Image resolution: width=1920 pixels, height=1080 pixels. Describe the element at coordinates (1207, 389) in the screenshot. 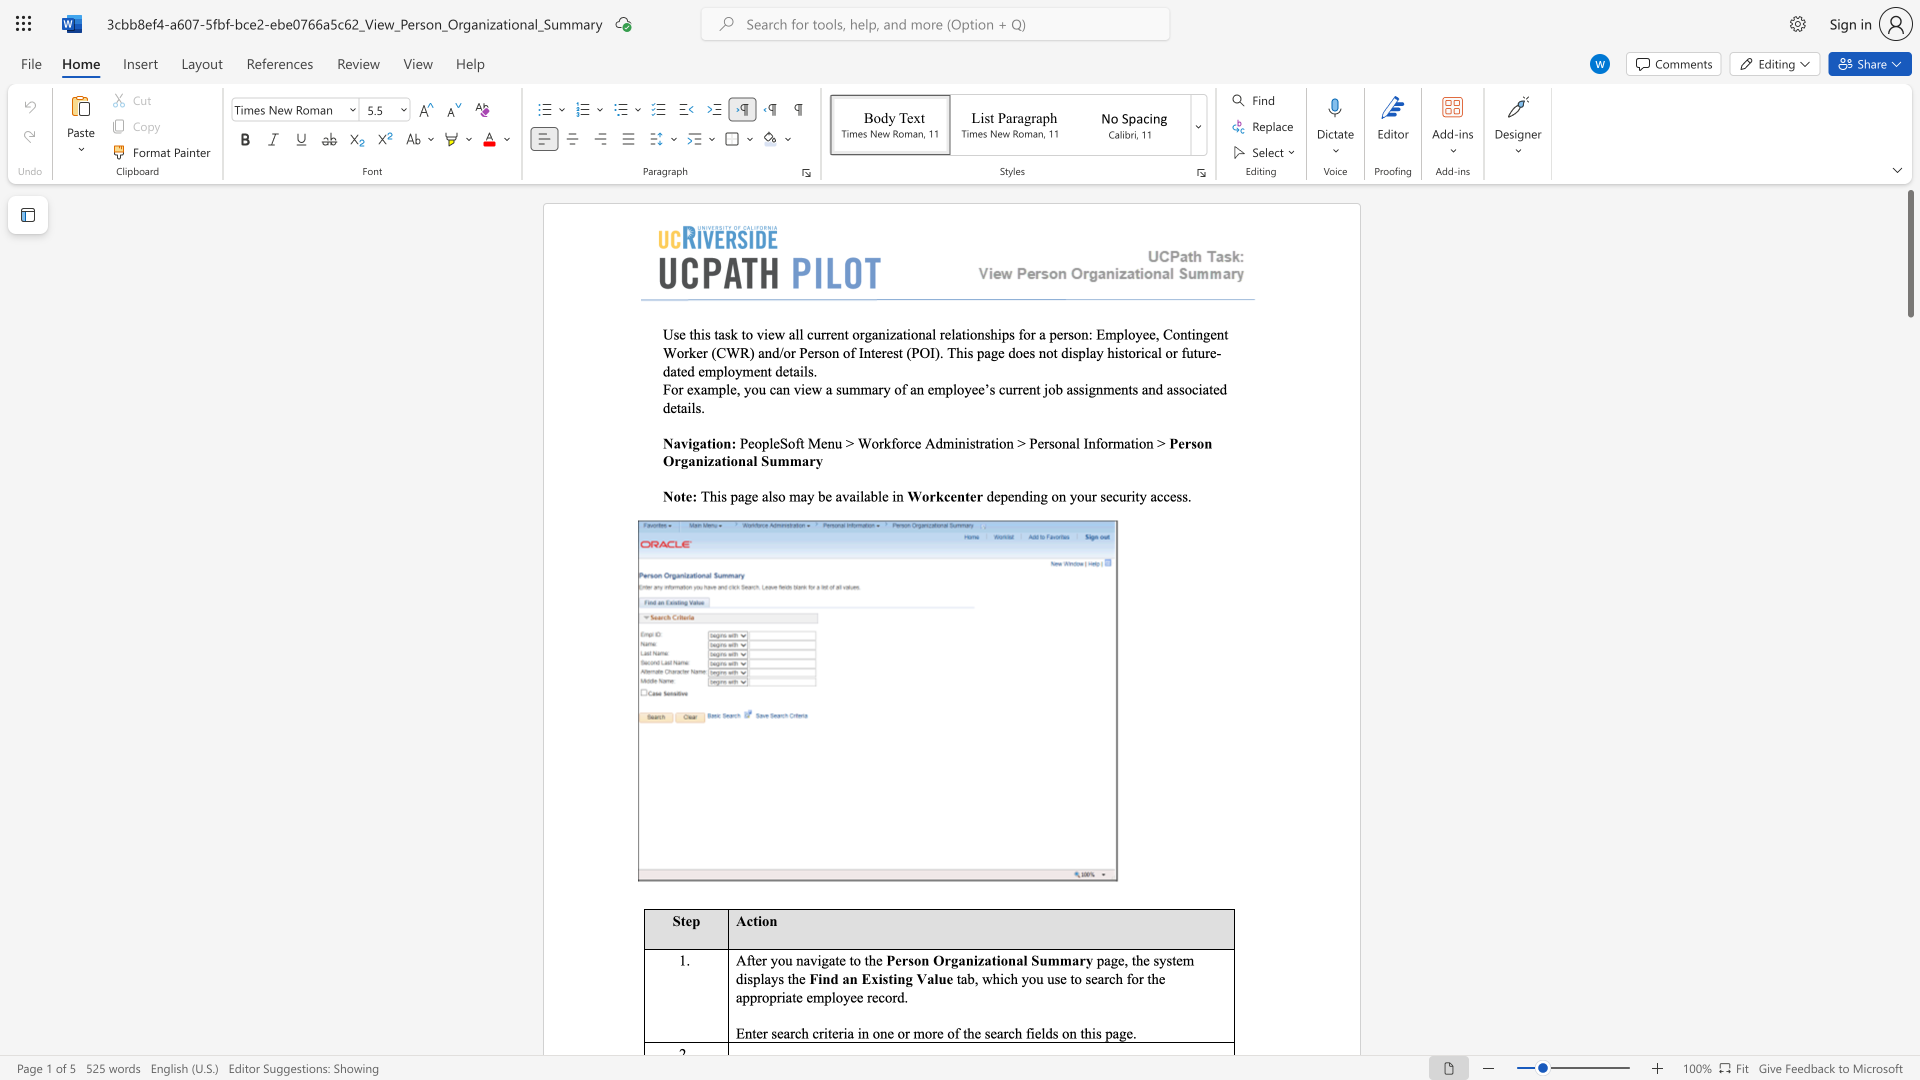

I see `the space between the continuous character "a" and "t" in the text` at that location.